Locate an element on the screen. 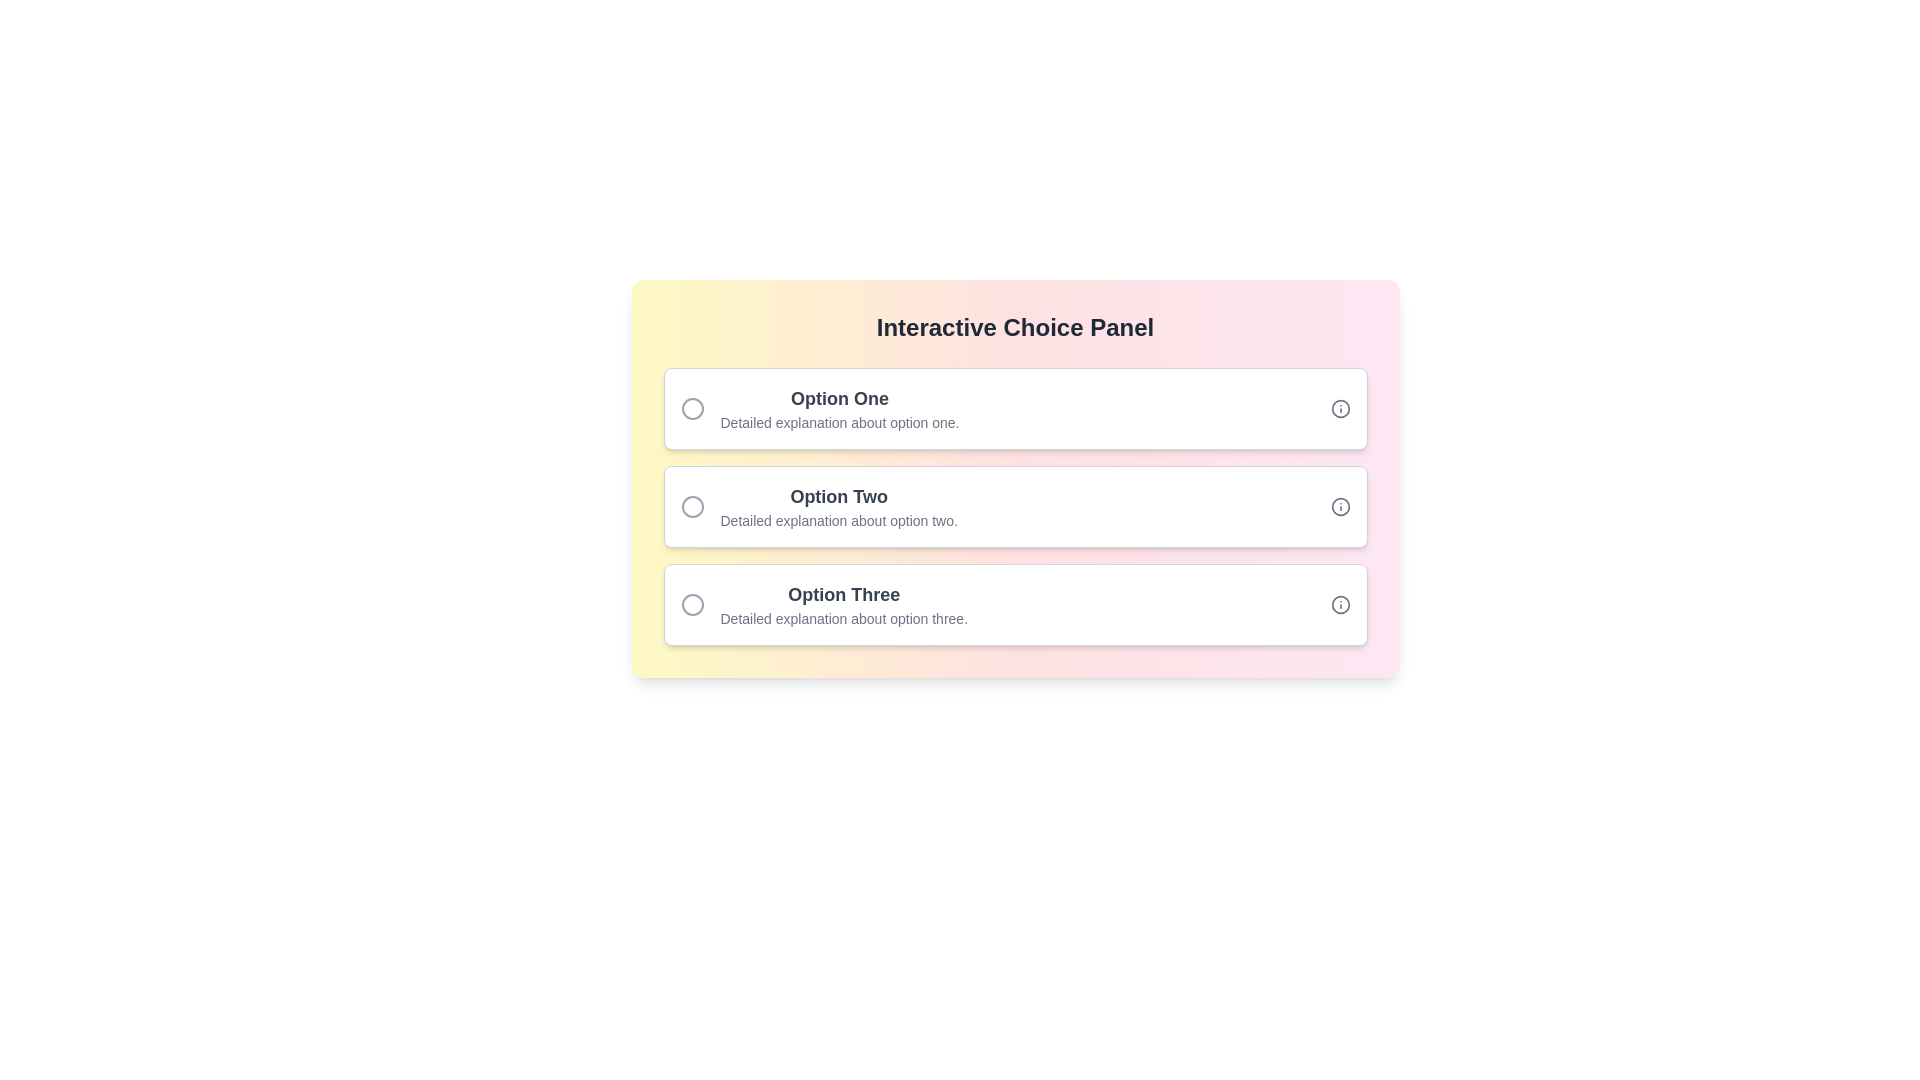  the radio button located to the left of the 'Option Two' box is located at coordinates (700, 505).